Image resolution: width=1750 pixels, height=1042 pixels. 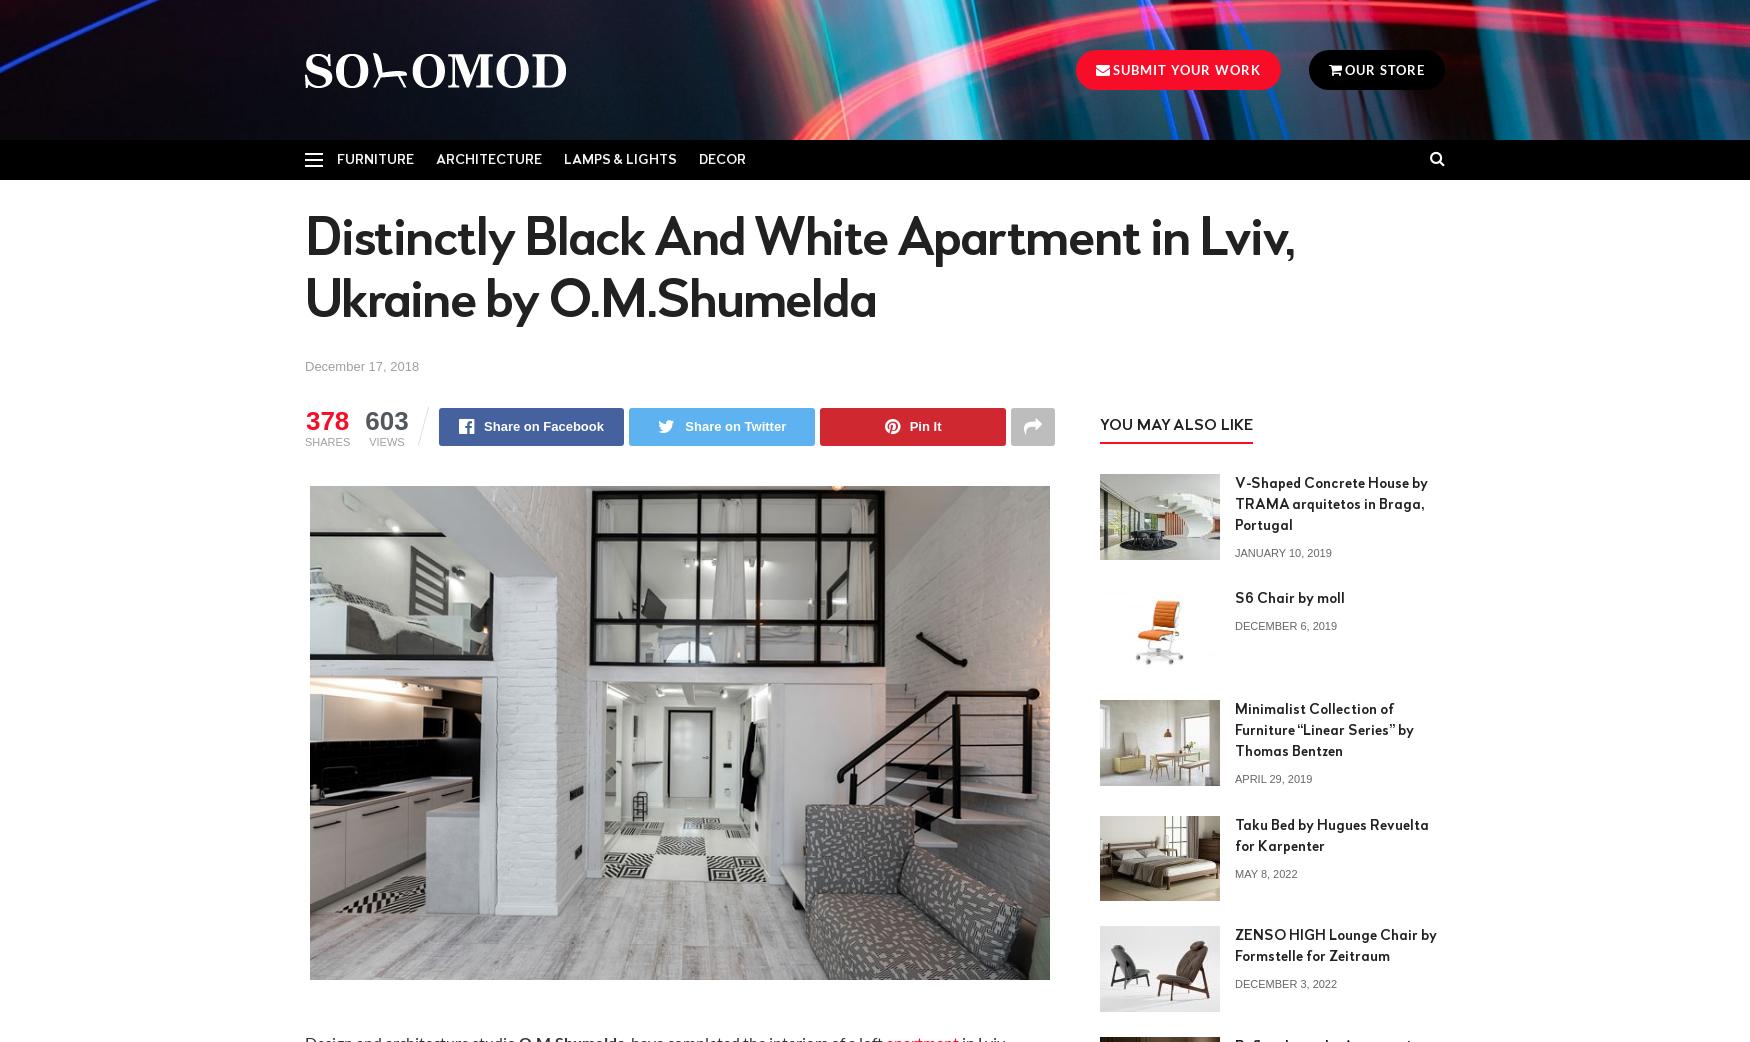 What do you see at coordinates (1285, 626) in the screenshot?
I see `'December 6, 2019'` at bounding box center [1285, 626].